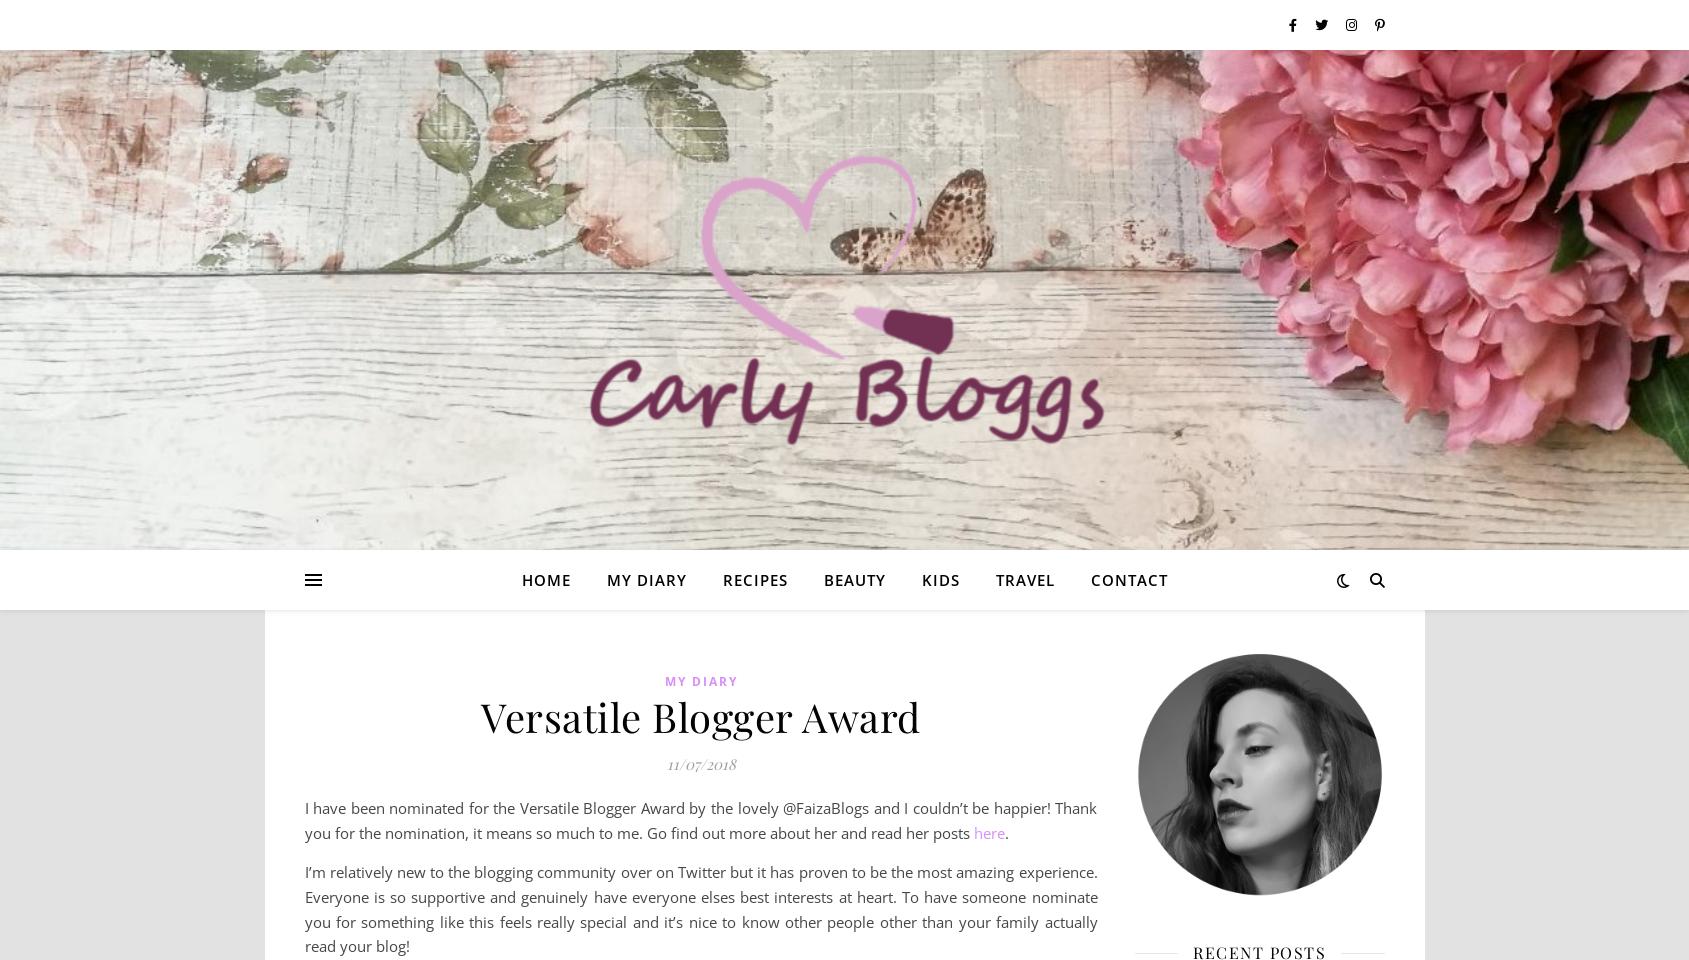 This screenshot has width=1689, height=960. I want to click on '.', so click(1004, 832).